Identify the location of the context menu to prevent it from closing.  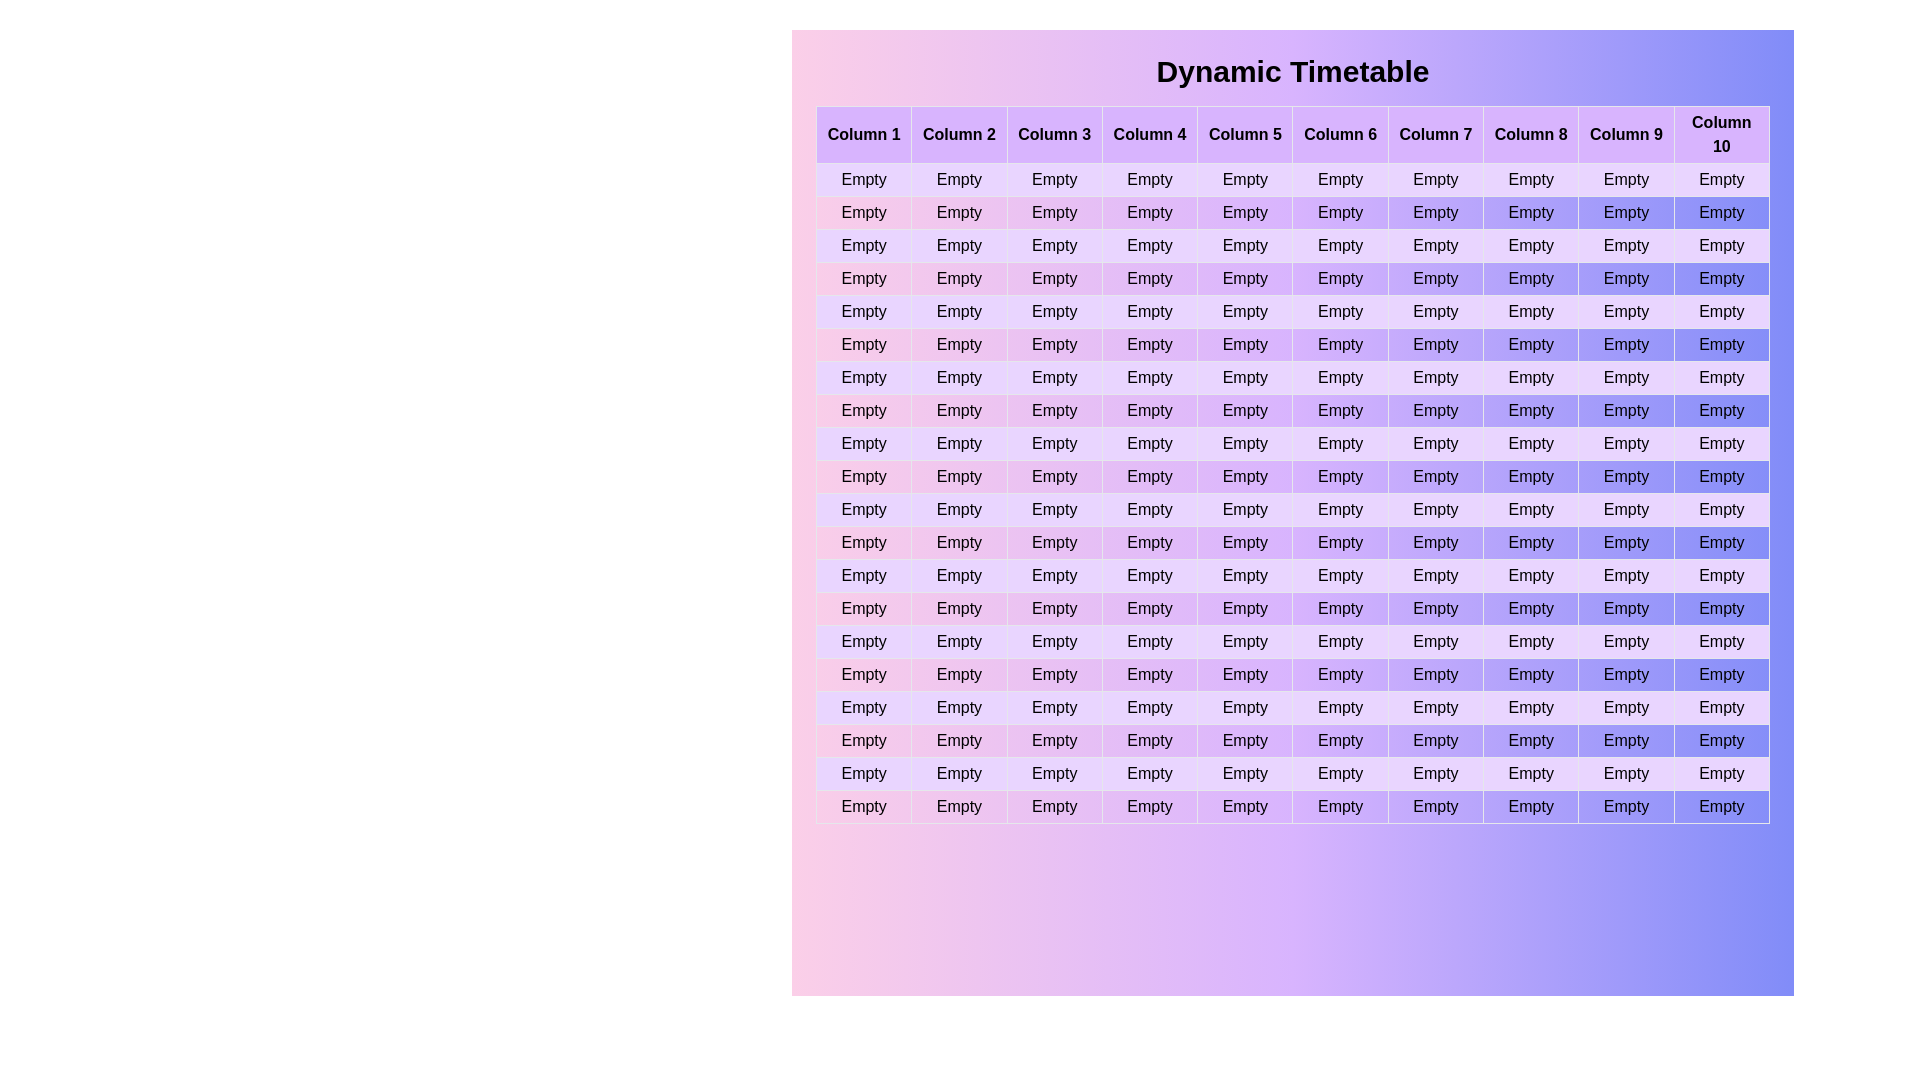
(899, 499).